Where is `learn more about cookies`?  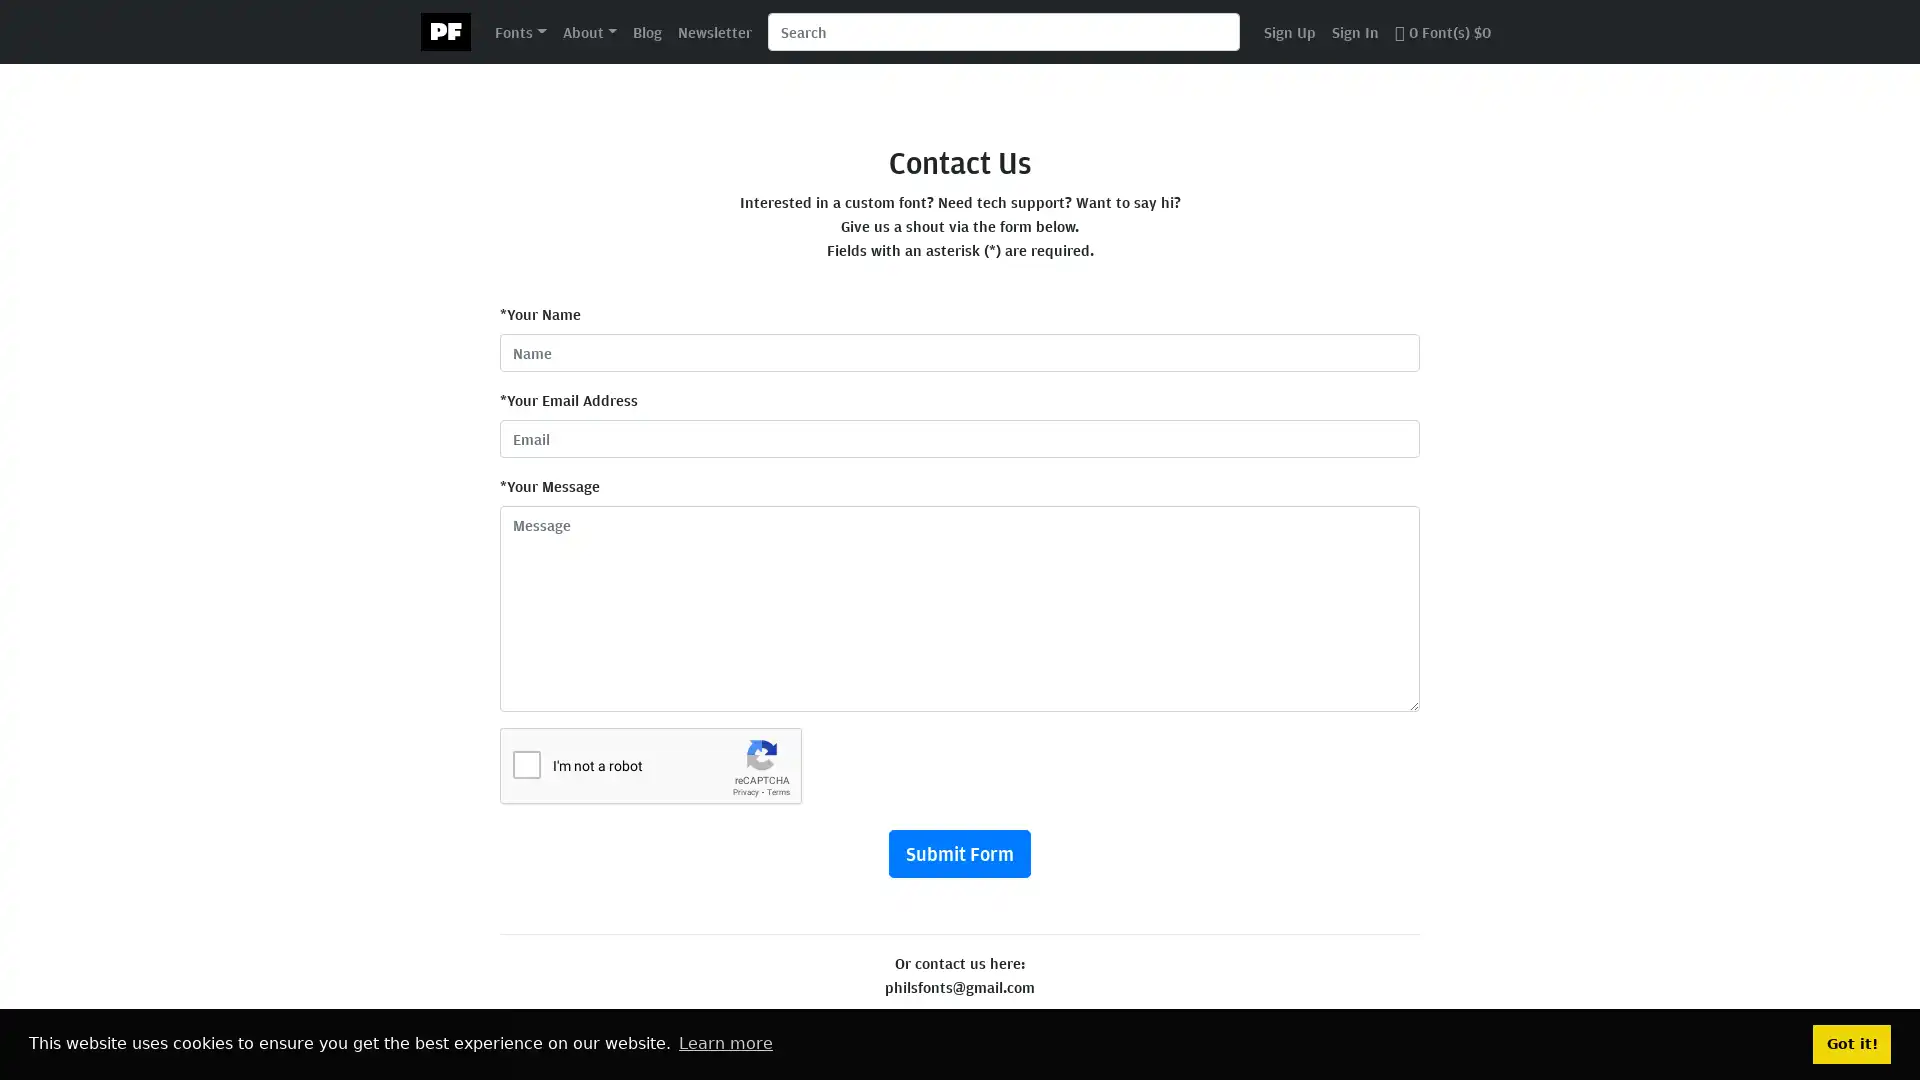 learn more about cookies is located at coordinates (724, 1043).